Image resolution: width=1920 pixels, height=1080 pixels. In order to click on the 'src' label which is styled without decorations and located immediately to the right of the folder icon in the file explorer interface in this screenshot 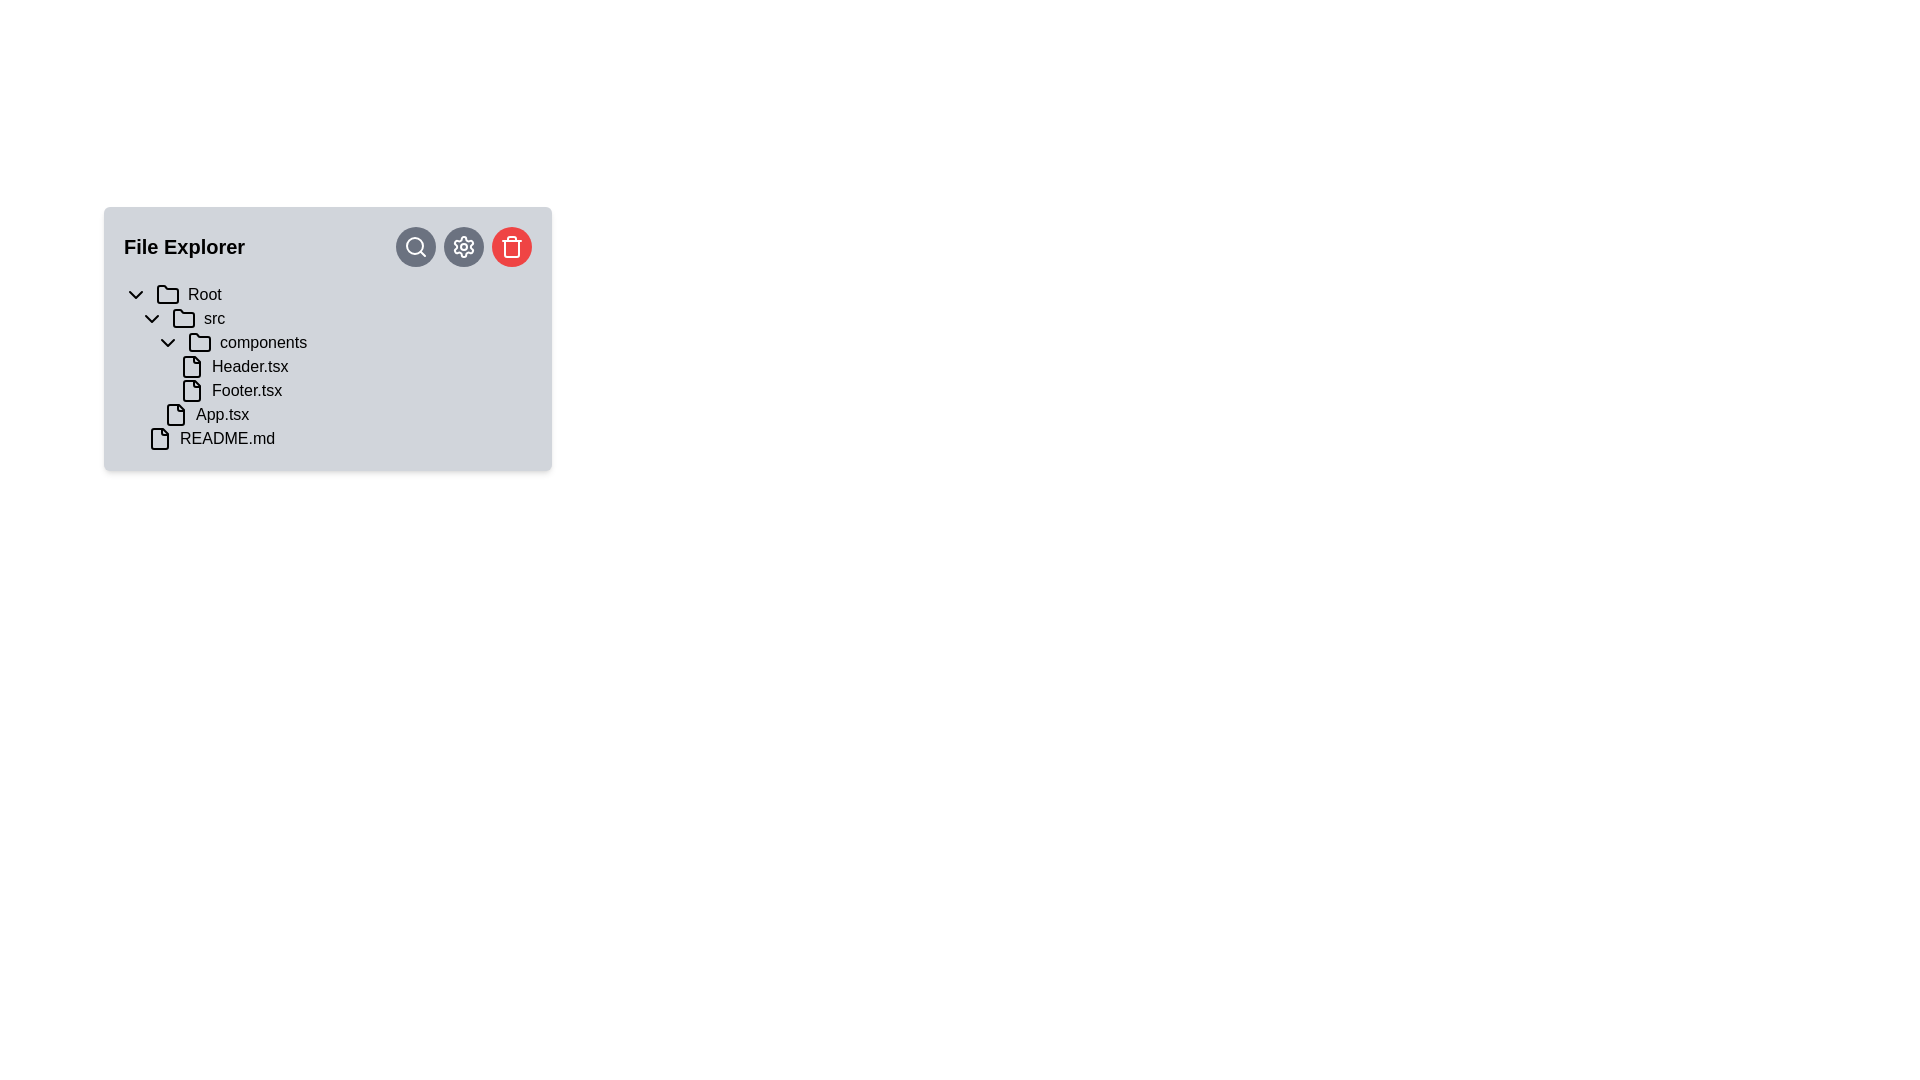, I will do `click(214, 318)`.